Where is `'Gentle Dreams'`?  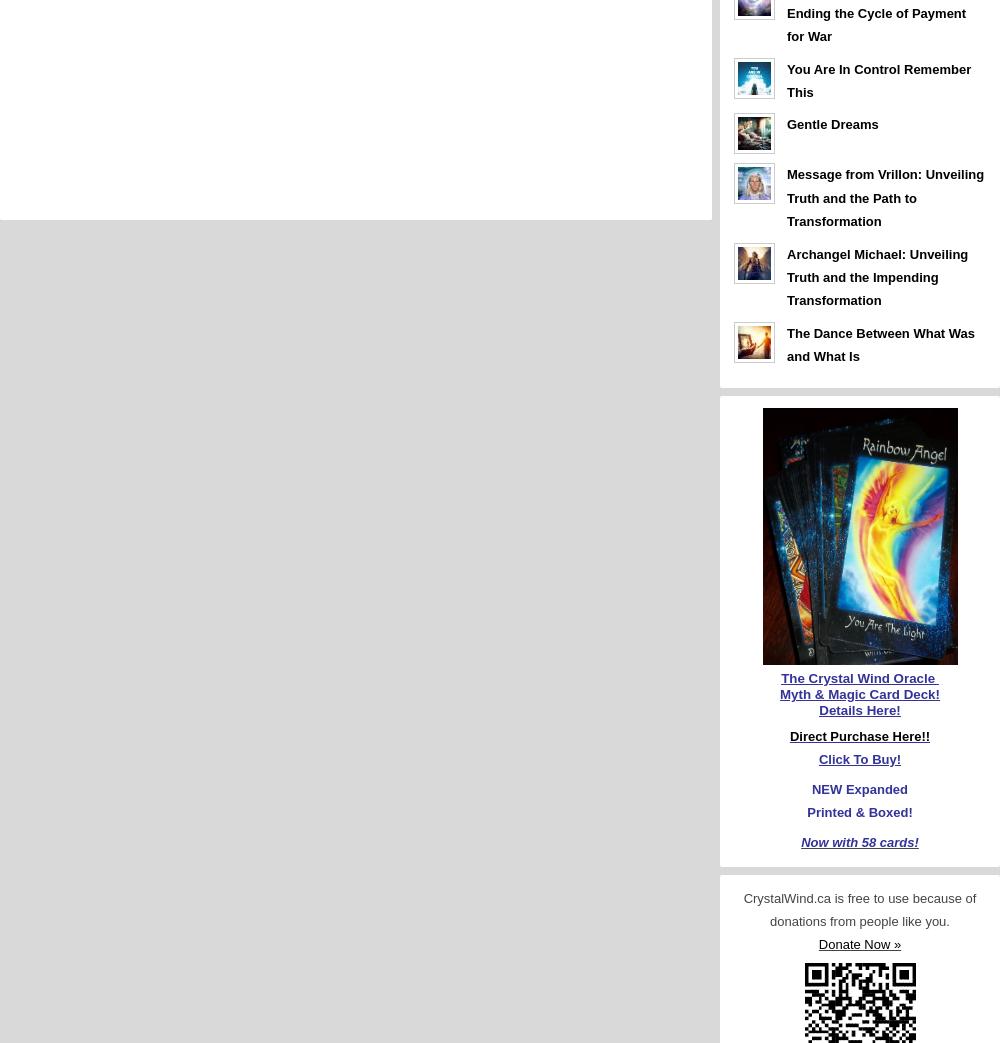
'Gentle Dreams' is located at coordinates (787, 124).